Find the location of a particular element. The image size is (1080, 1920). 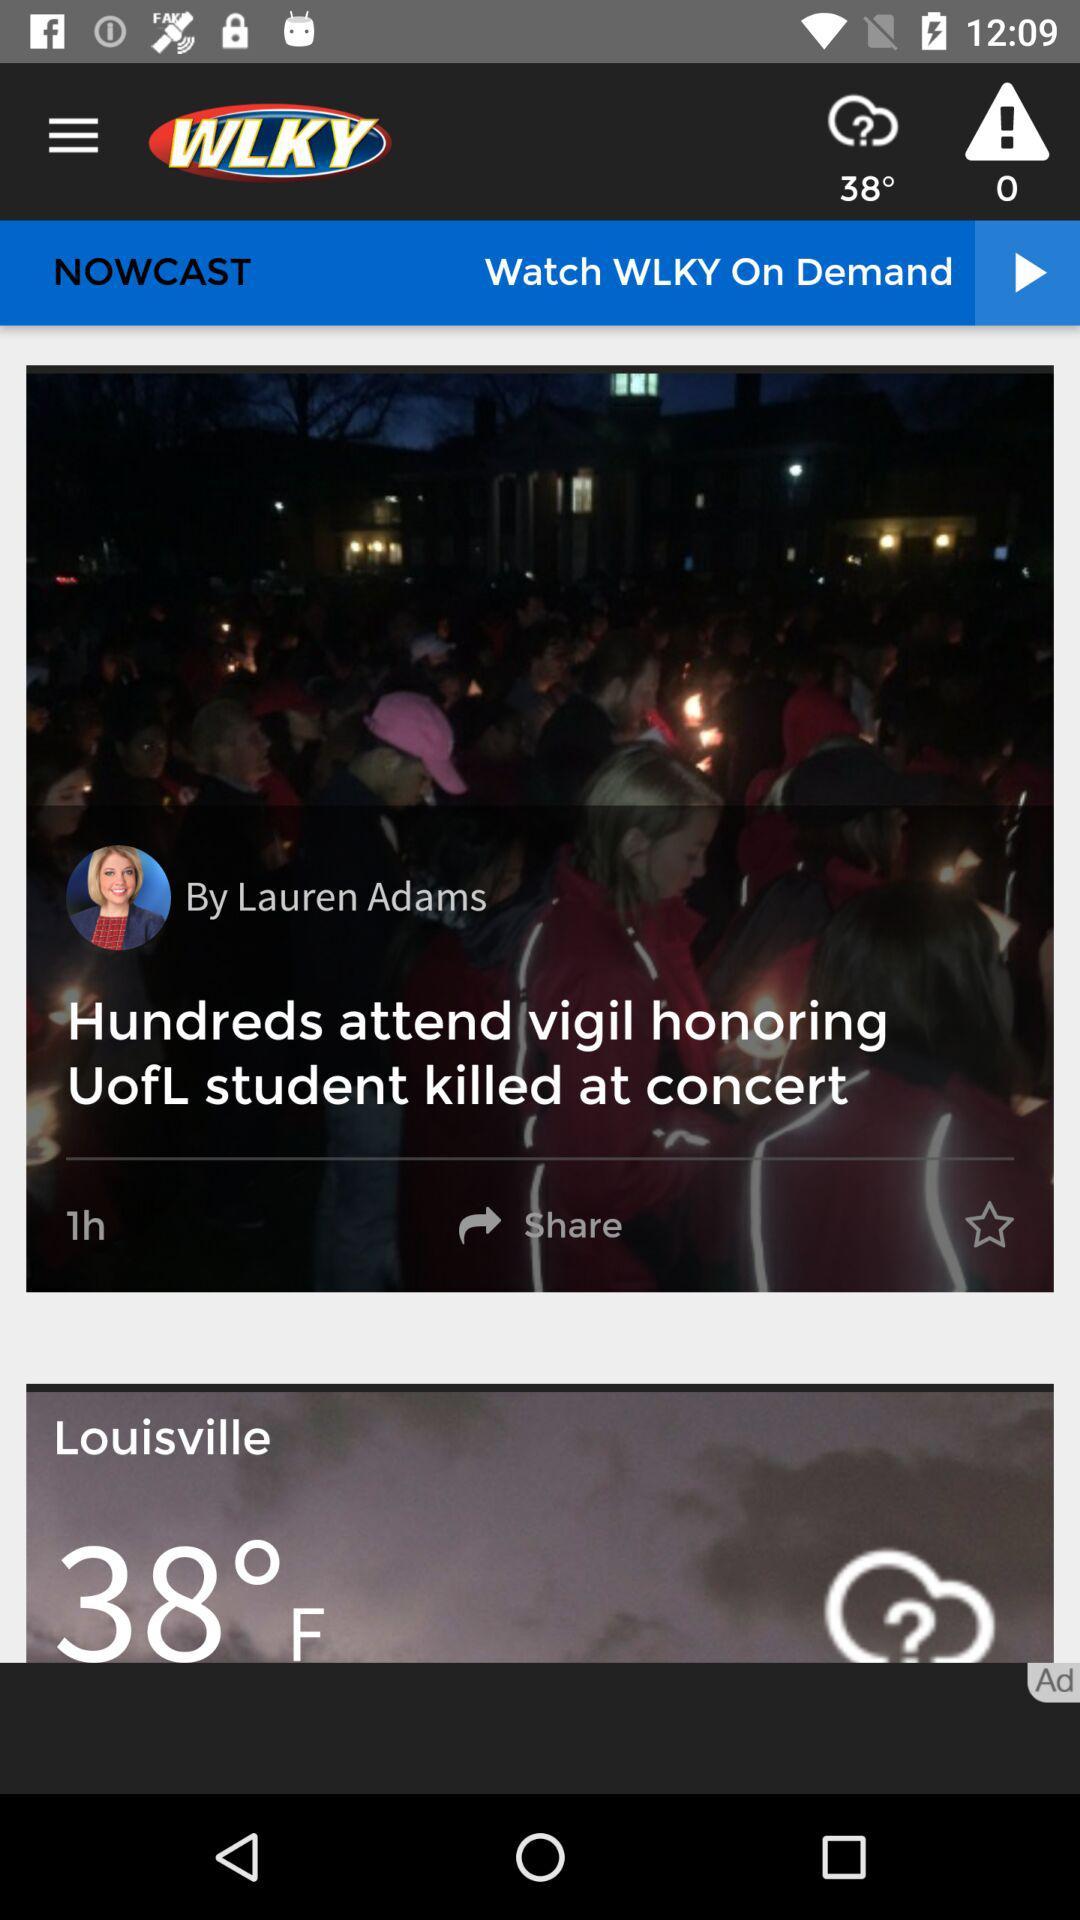

the icon on the right is located at coordinates (988, 1225).